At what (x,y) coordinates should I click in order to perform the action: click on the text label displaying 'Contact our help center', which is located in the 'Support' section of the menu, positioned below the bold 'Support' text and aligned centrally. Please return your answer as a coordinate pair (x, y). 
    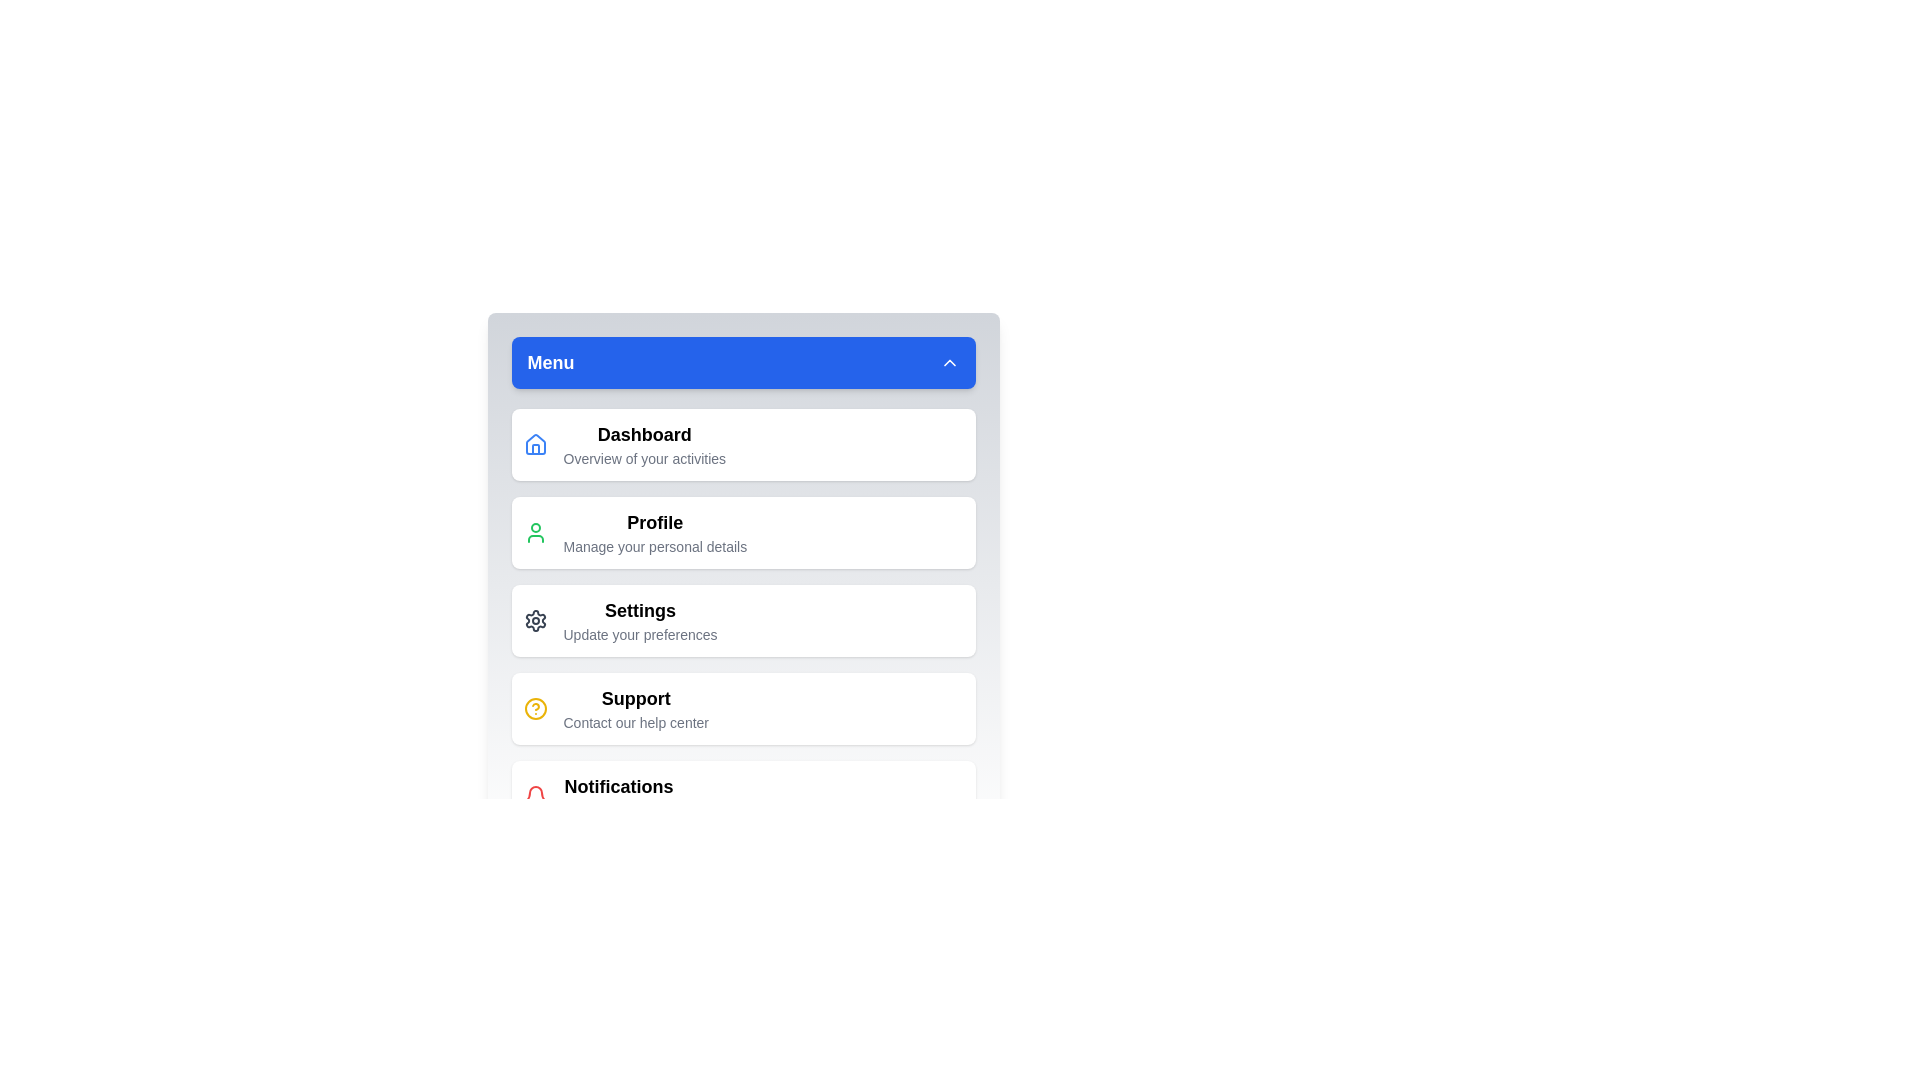
    Looking at the image, I should click on (635, 722).